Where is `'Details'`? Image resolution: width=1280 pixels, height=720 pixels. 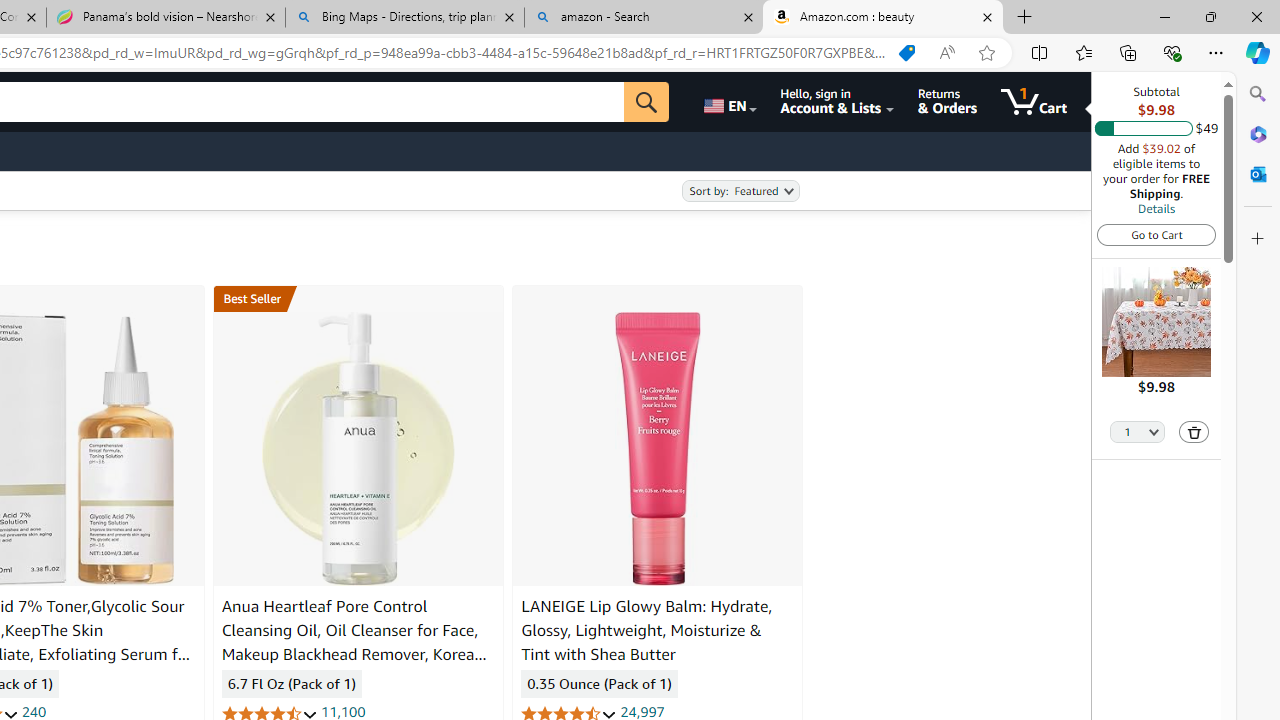
'Details' is located at coordinates (1156, 208).